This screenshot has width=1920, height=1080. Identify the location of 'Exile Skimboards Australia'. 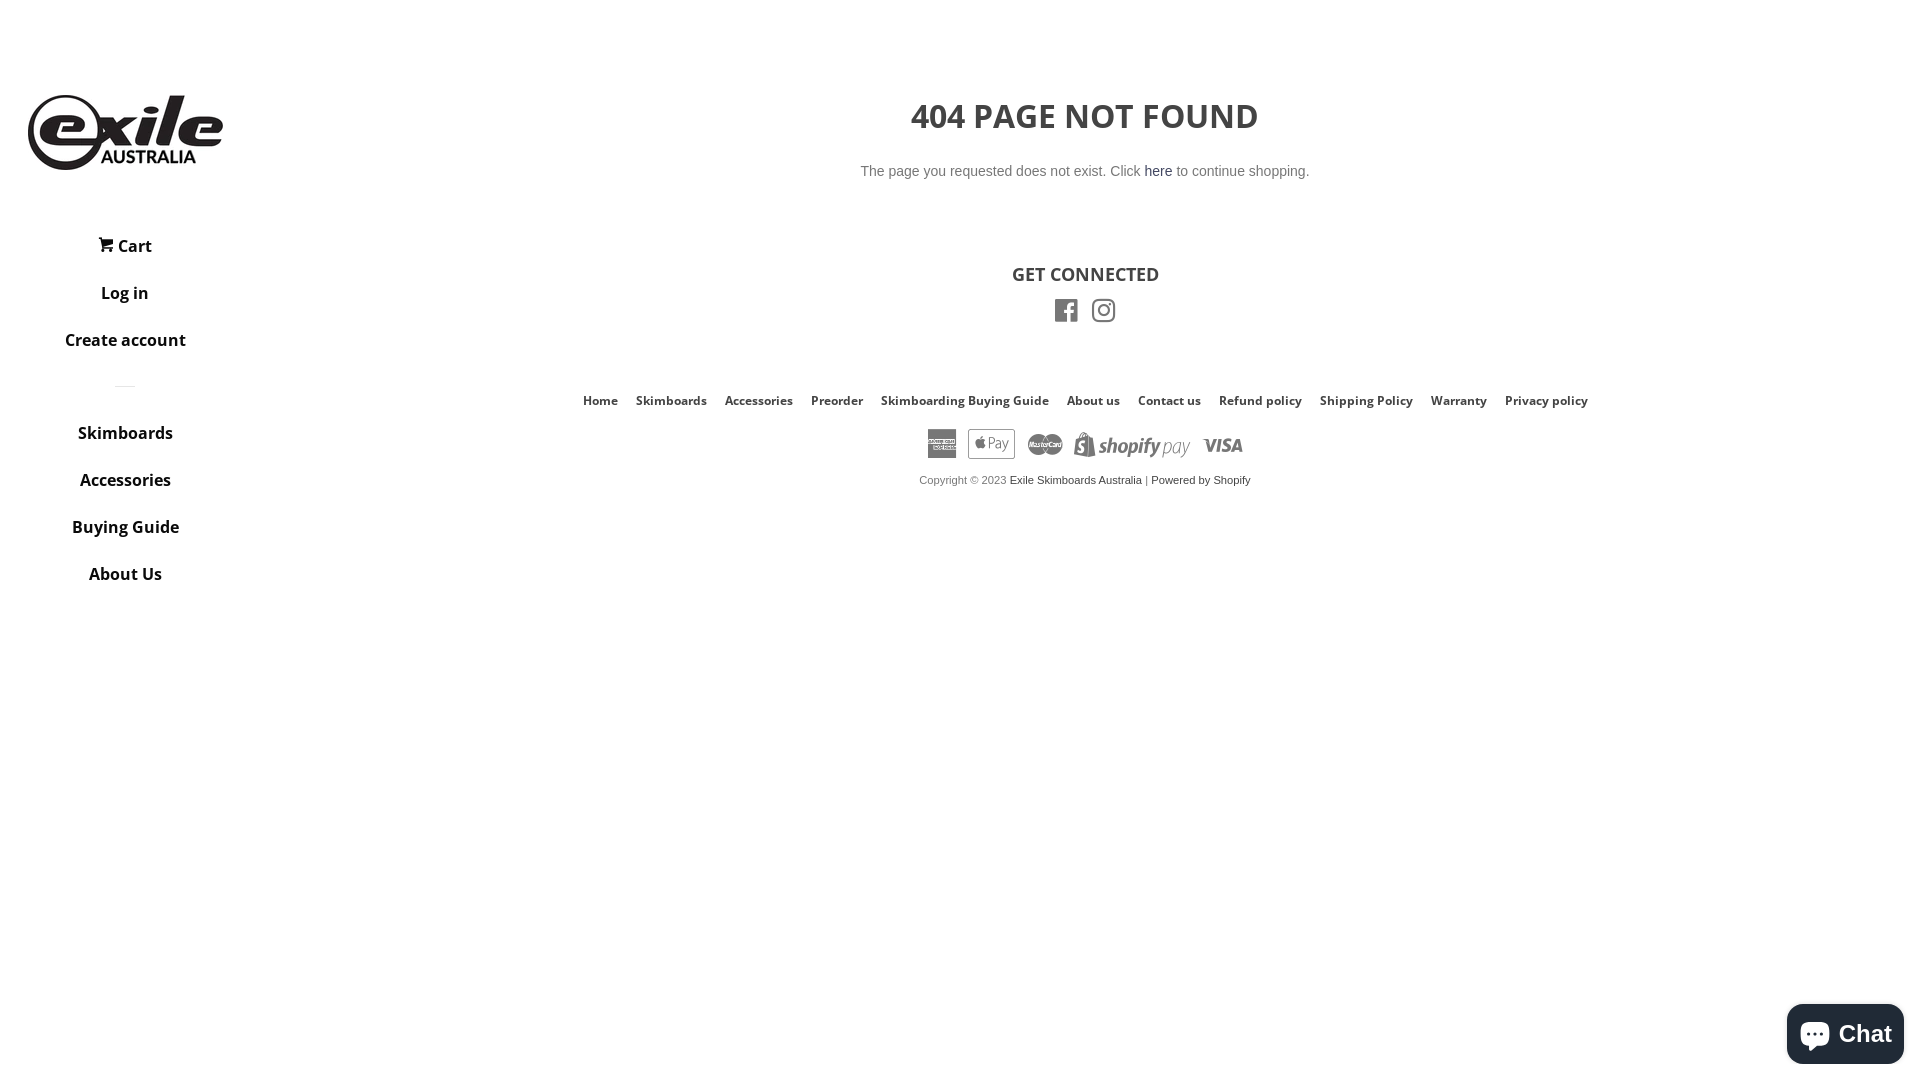
(1074, 479).